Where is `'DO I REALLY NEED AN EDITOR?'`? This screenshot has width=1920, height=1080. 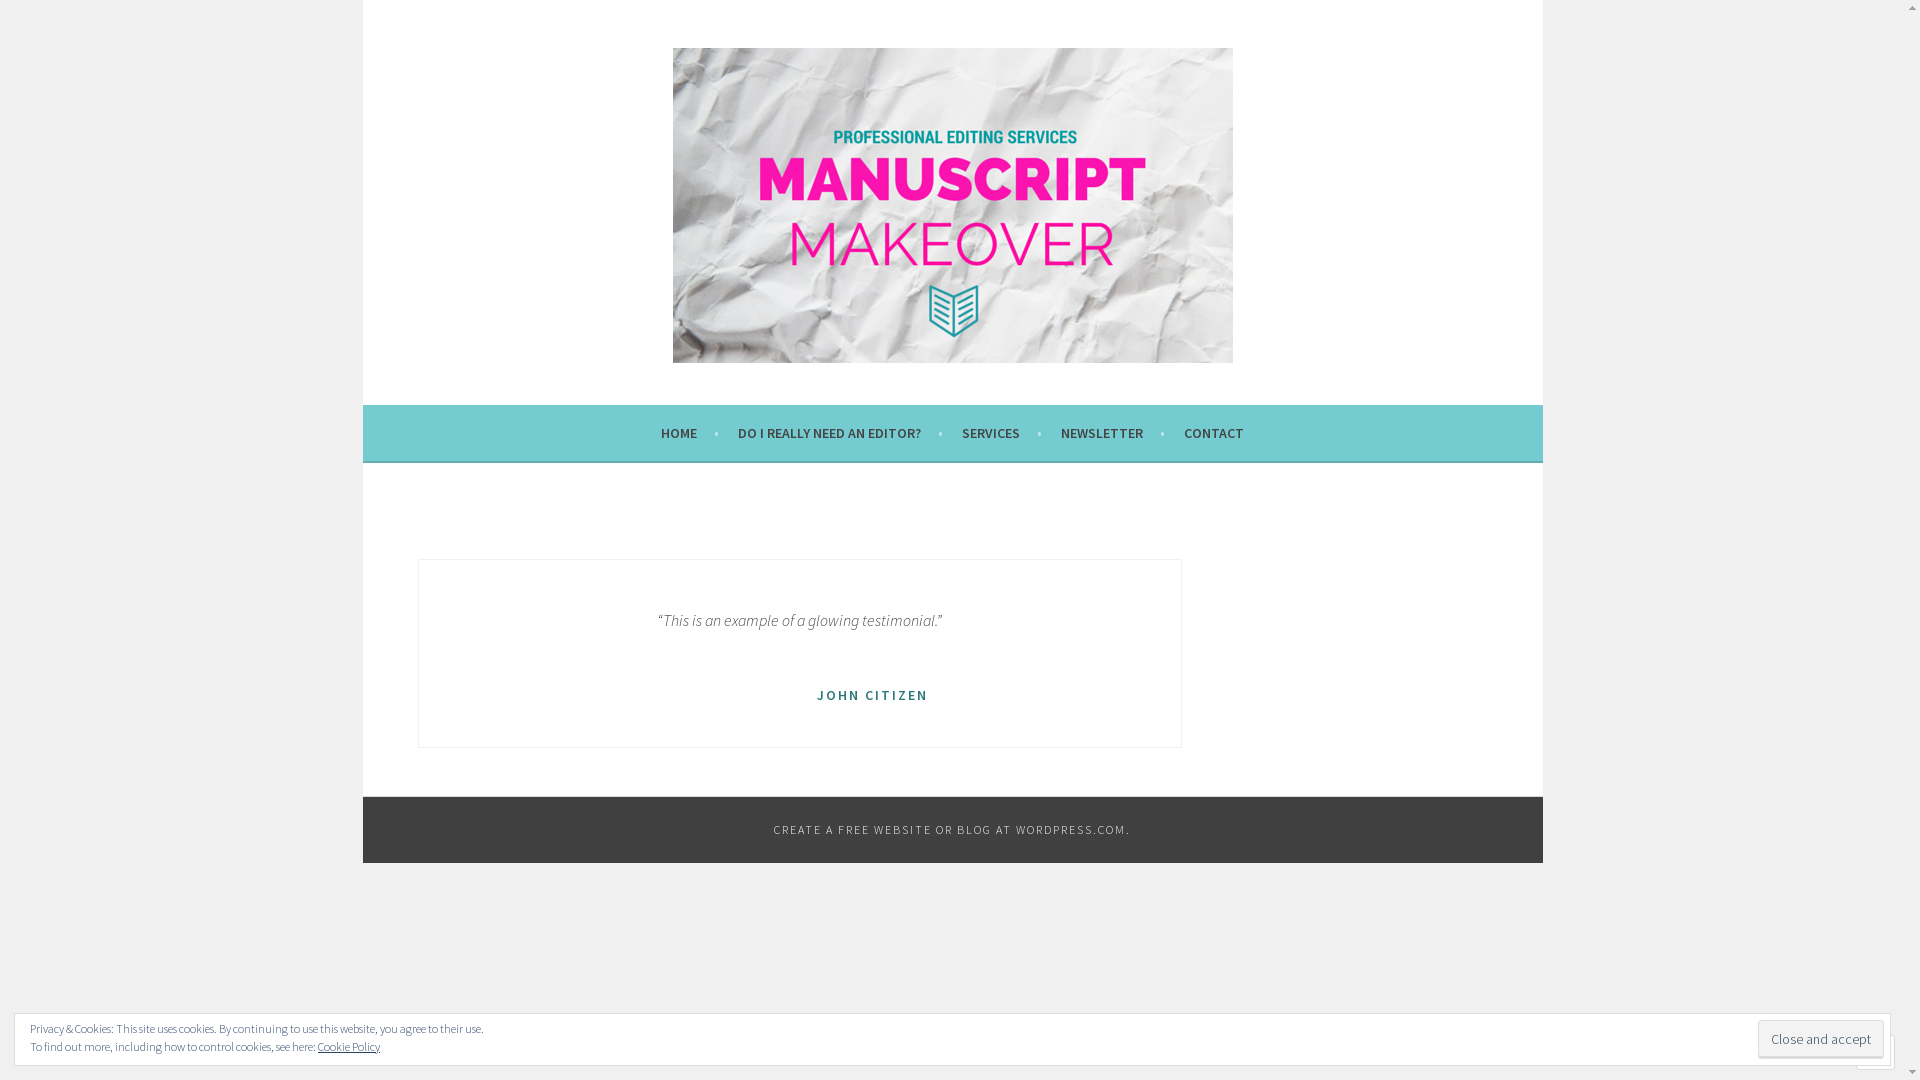 'DO I REALLY NEED AN EDITOR?' is located at coordinates (840, 431).